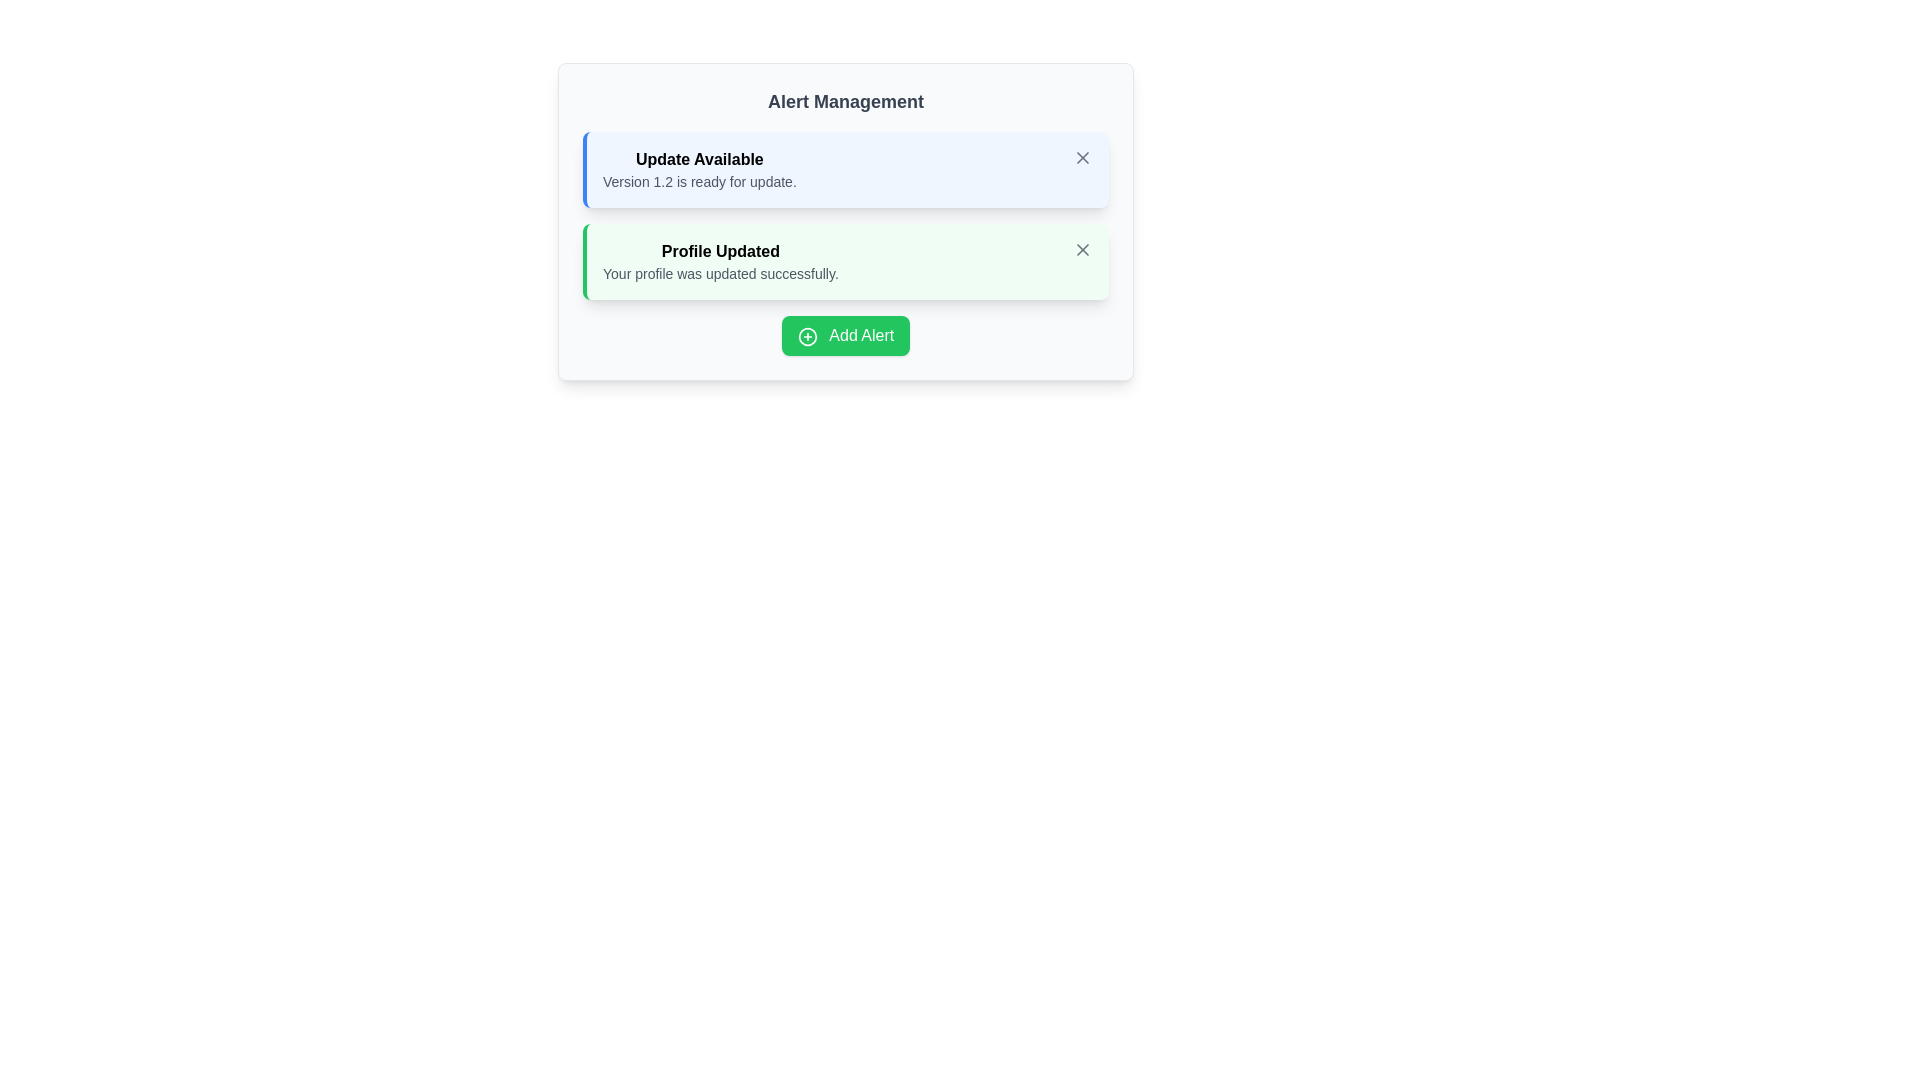 The height and width of the screenshot is (1080, 1920). I want to click on the Text Label that provides feedback confirming the successful update of the user's profile, located in a notification section with a light green background, directly below the heading 'Profile Updated', so click(720, 273).